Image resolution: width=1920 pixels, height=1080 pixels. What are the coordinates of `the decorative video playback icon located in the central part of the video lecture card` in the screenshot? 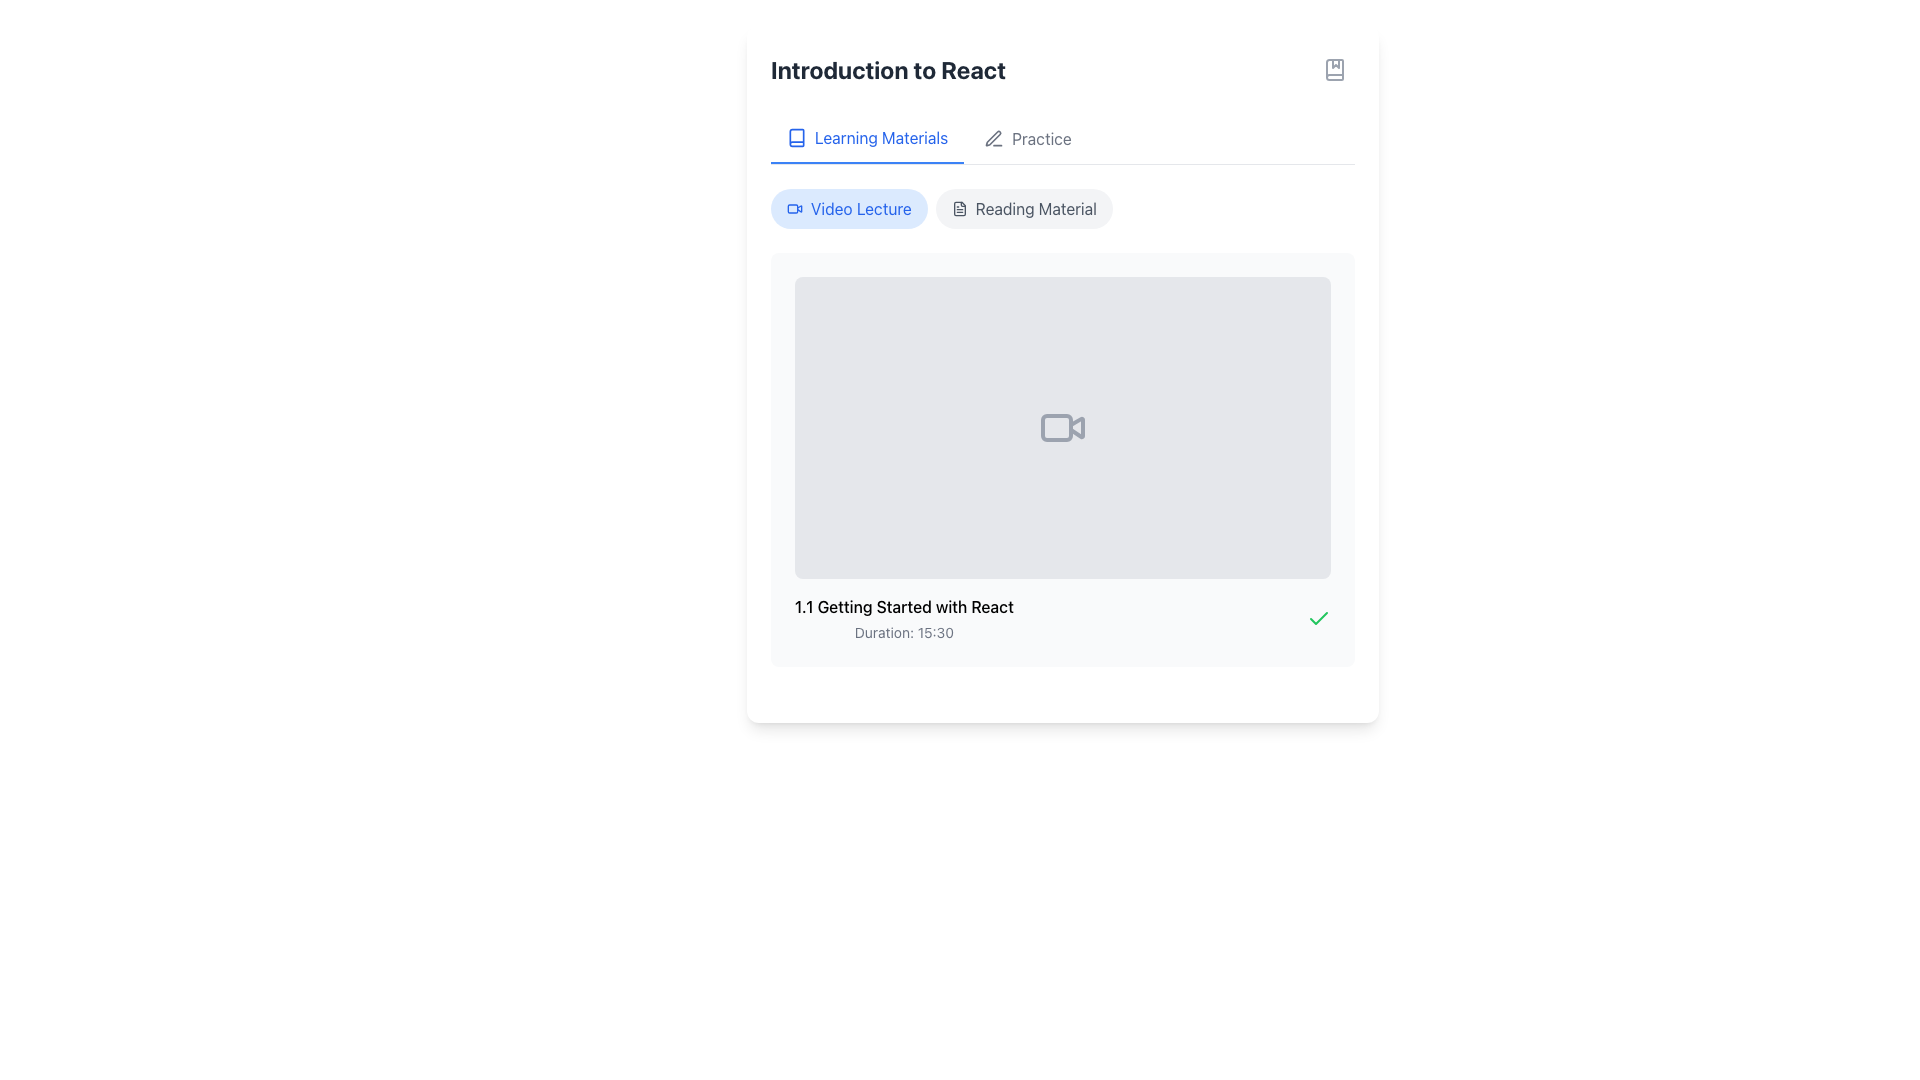 It's located at (1075, 426).